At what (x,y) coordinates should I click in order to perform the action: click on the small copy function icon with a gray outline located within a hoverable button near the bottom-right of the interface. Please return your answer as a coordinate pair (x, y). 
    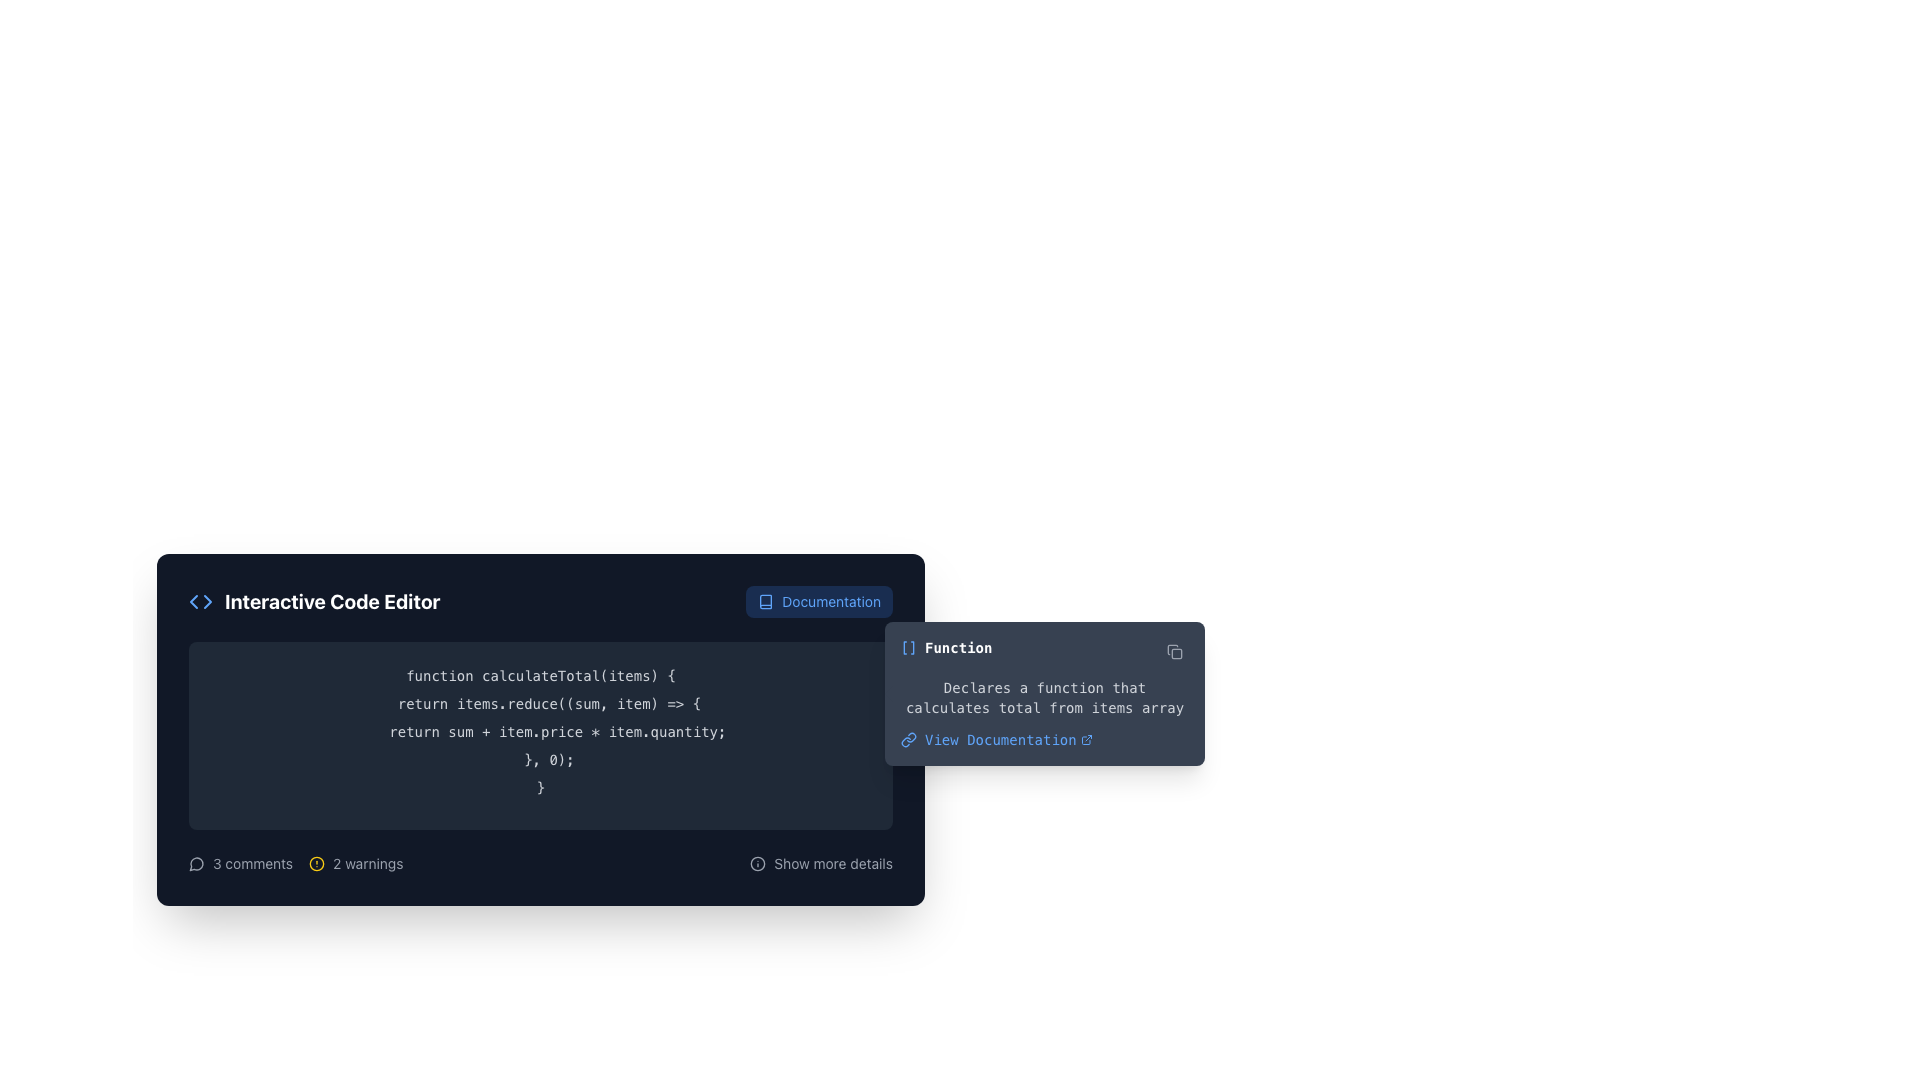
    Looking at the image, I should click on (1175, 651).